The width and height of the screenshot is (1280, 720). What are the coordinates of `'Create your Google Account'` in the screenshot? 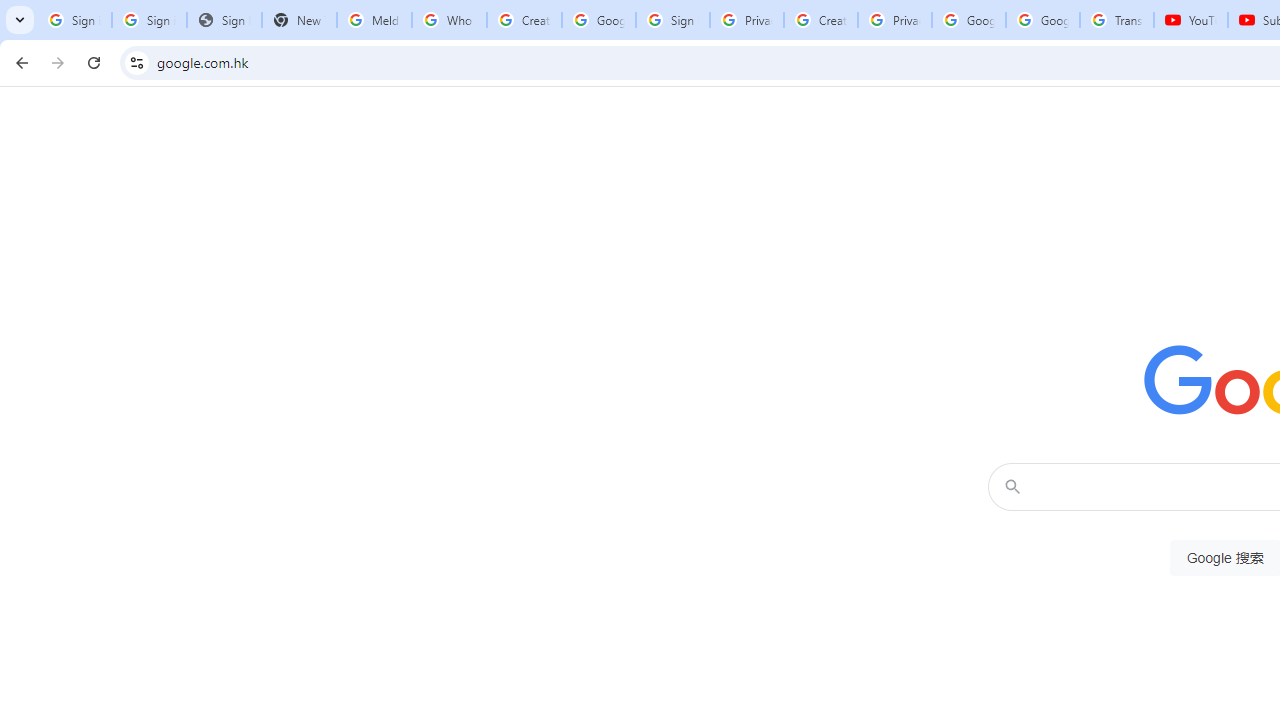 It's located at (820, 20).